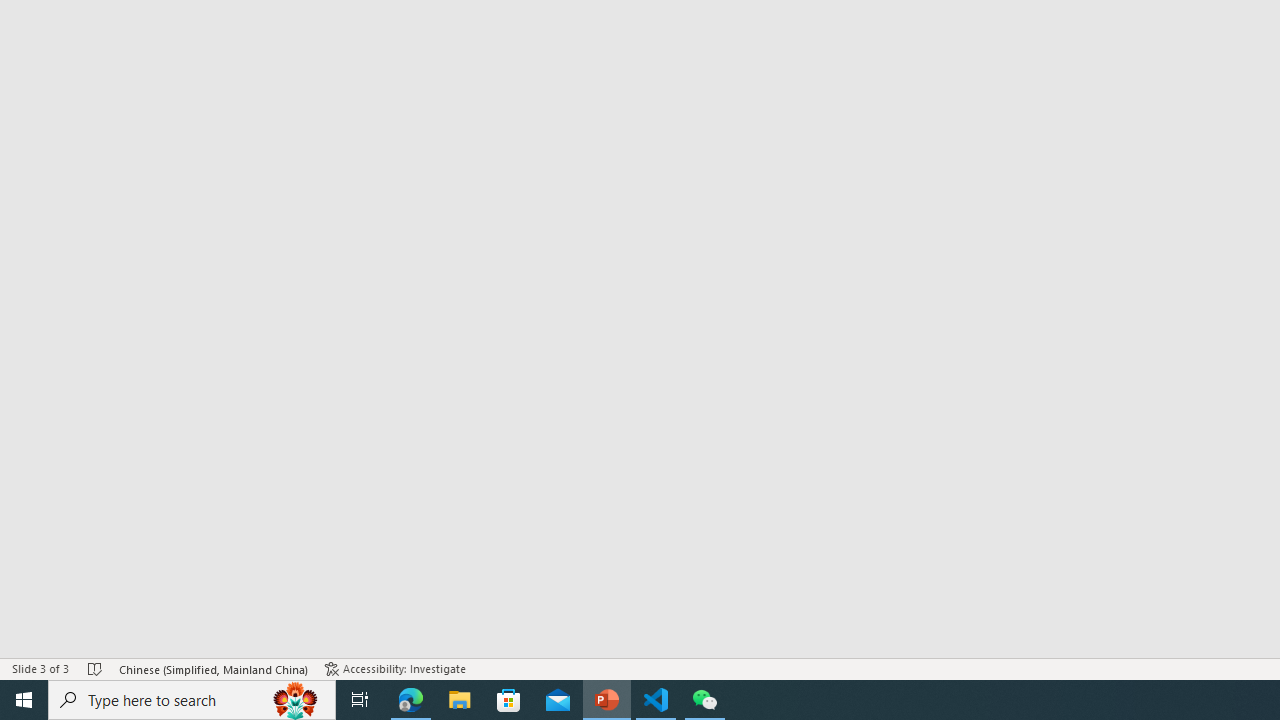  What do you see at coordinates (459, 698) in the screenshot?
I see `'File Explorer'` at bounding box center [459, 698].